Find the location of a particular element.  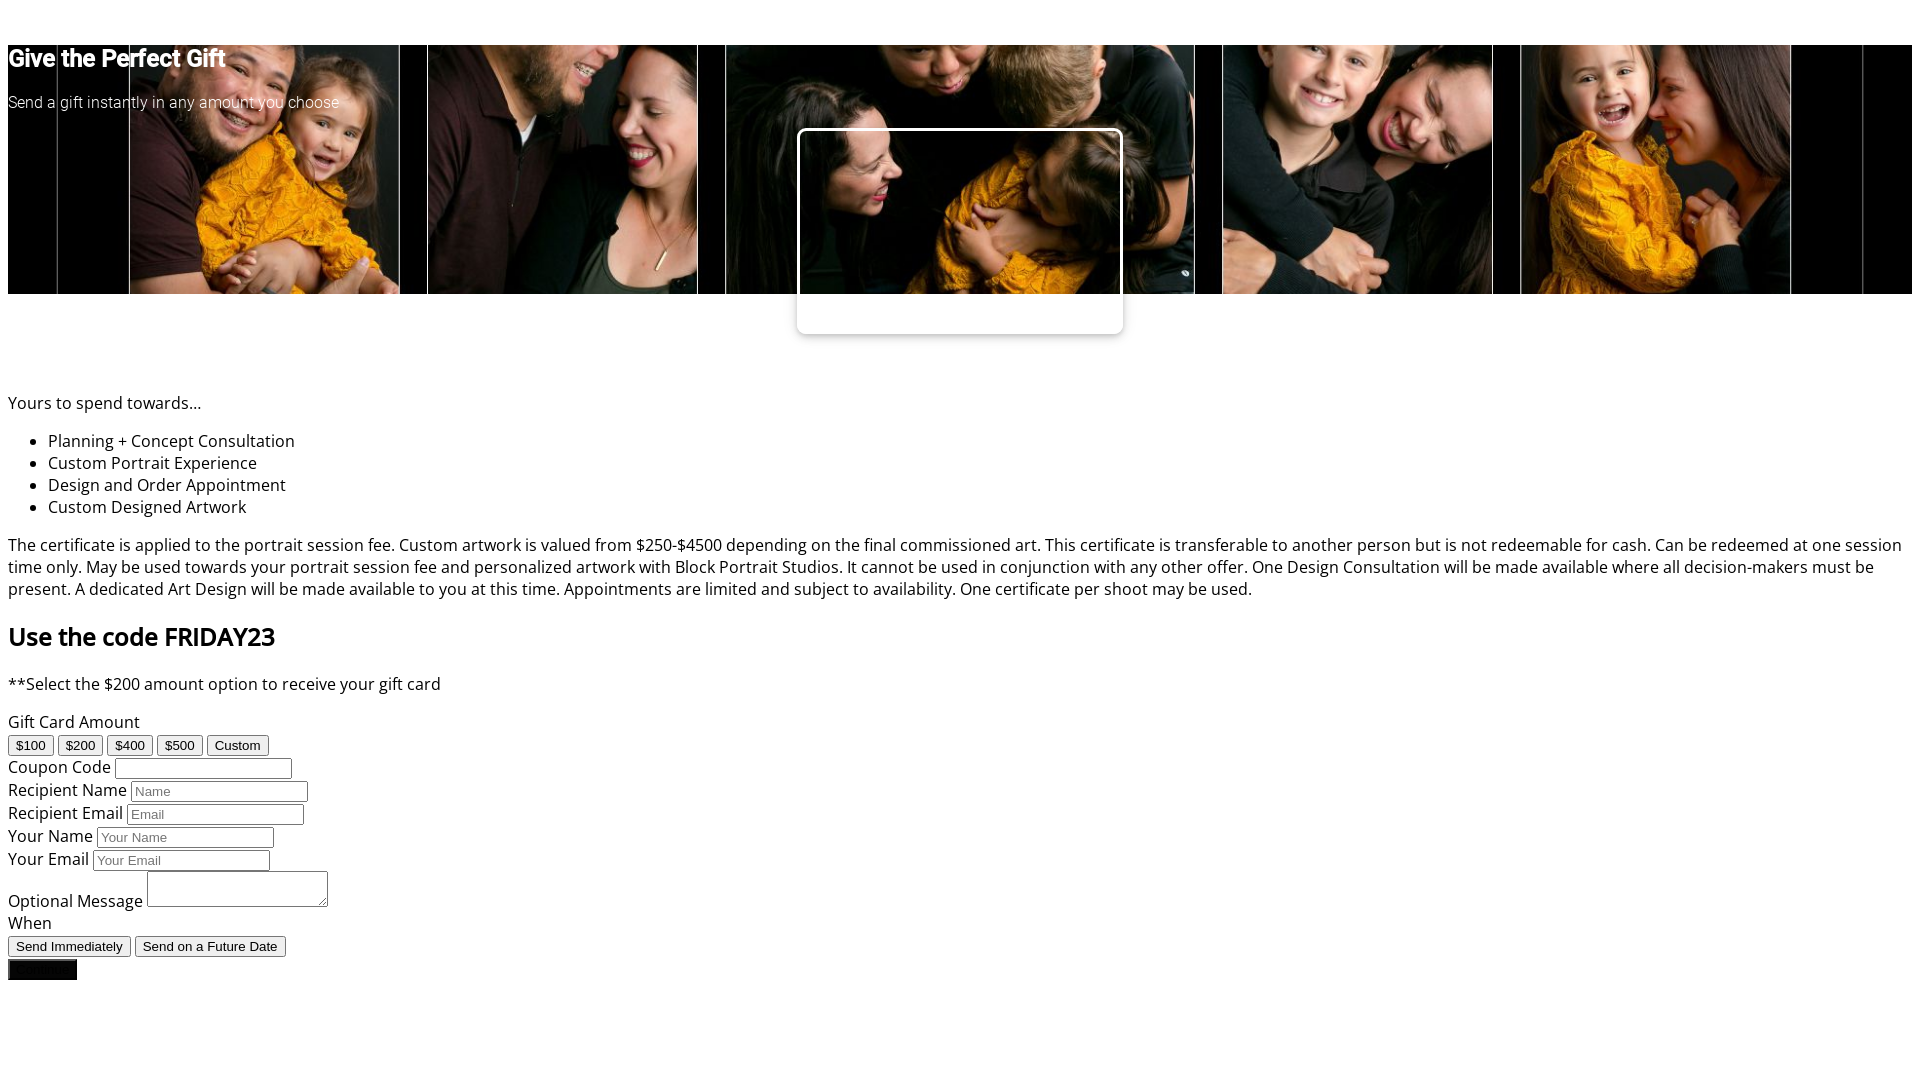

'Continue' is located at coordinates (42, 968).